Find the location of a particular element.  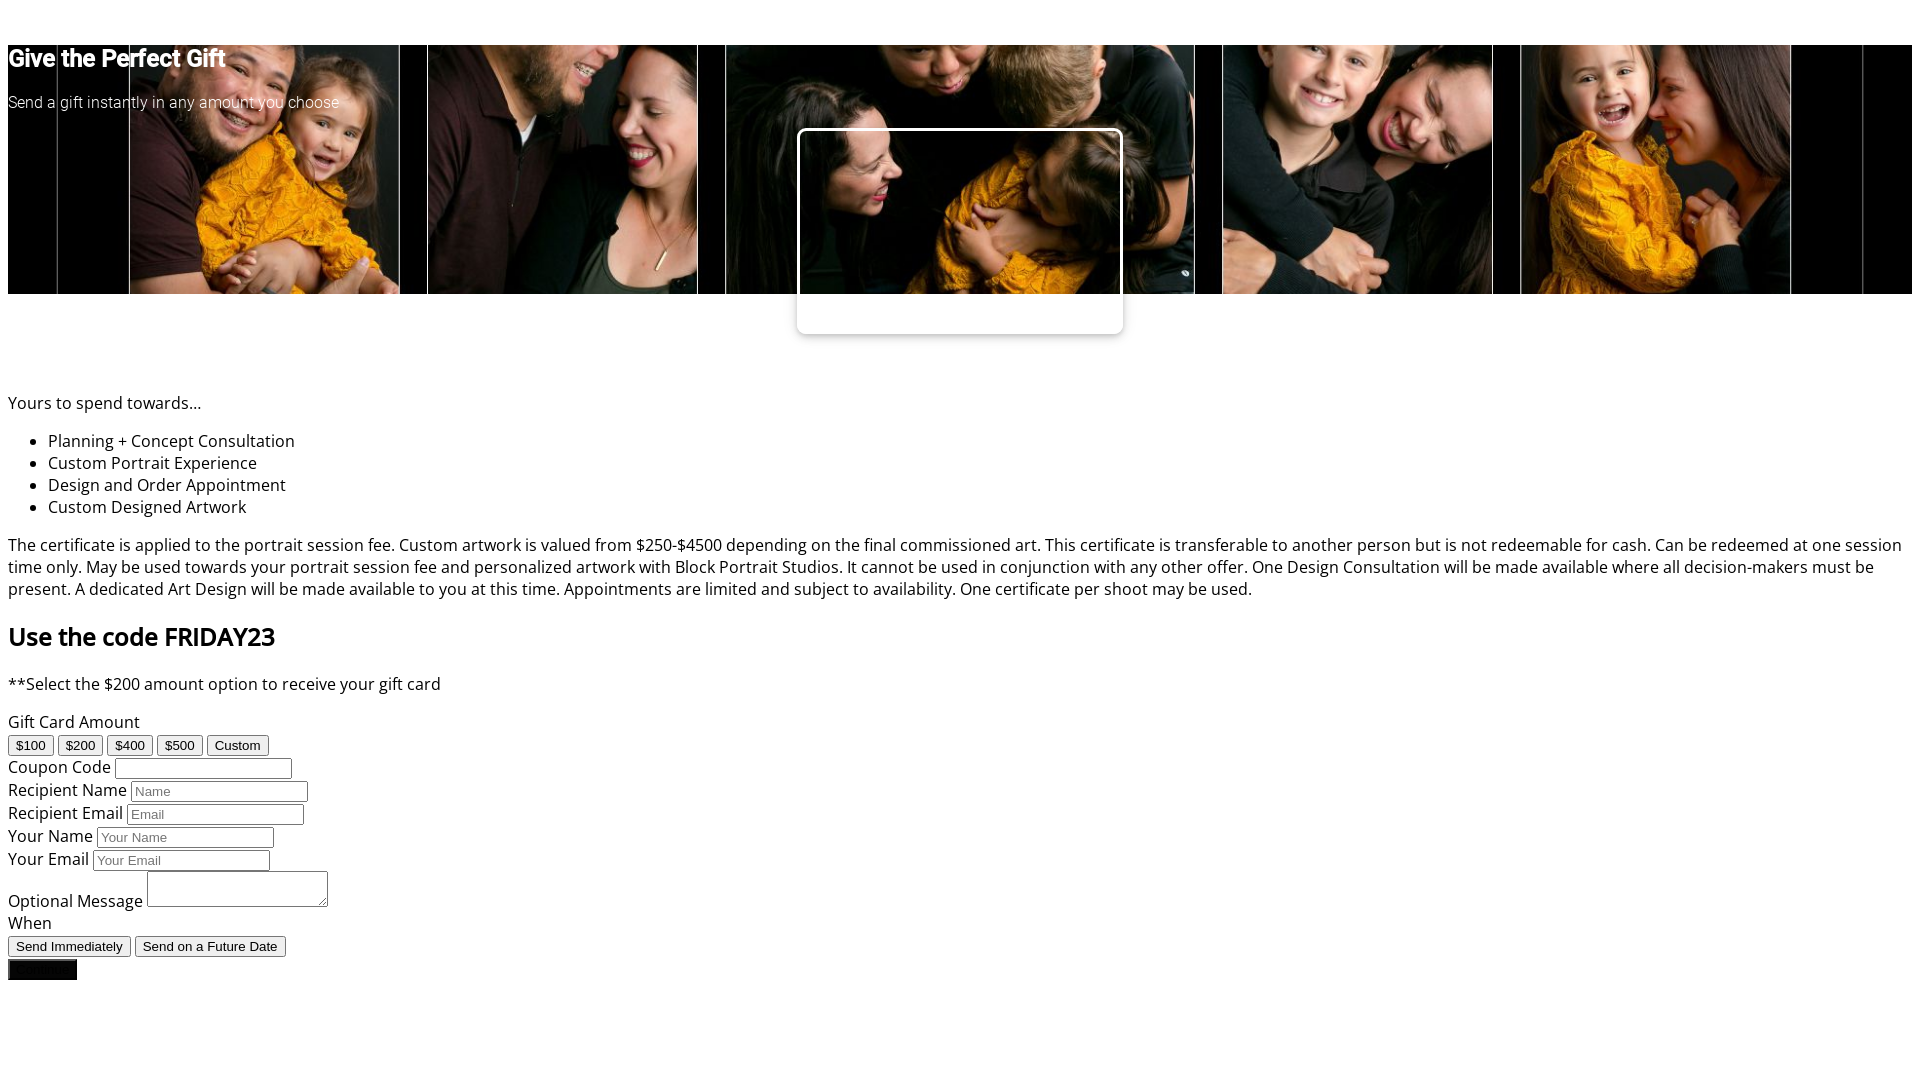

'Continue' is located at coordinates (42, 968).